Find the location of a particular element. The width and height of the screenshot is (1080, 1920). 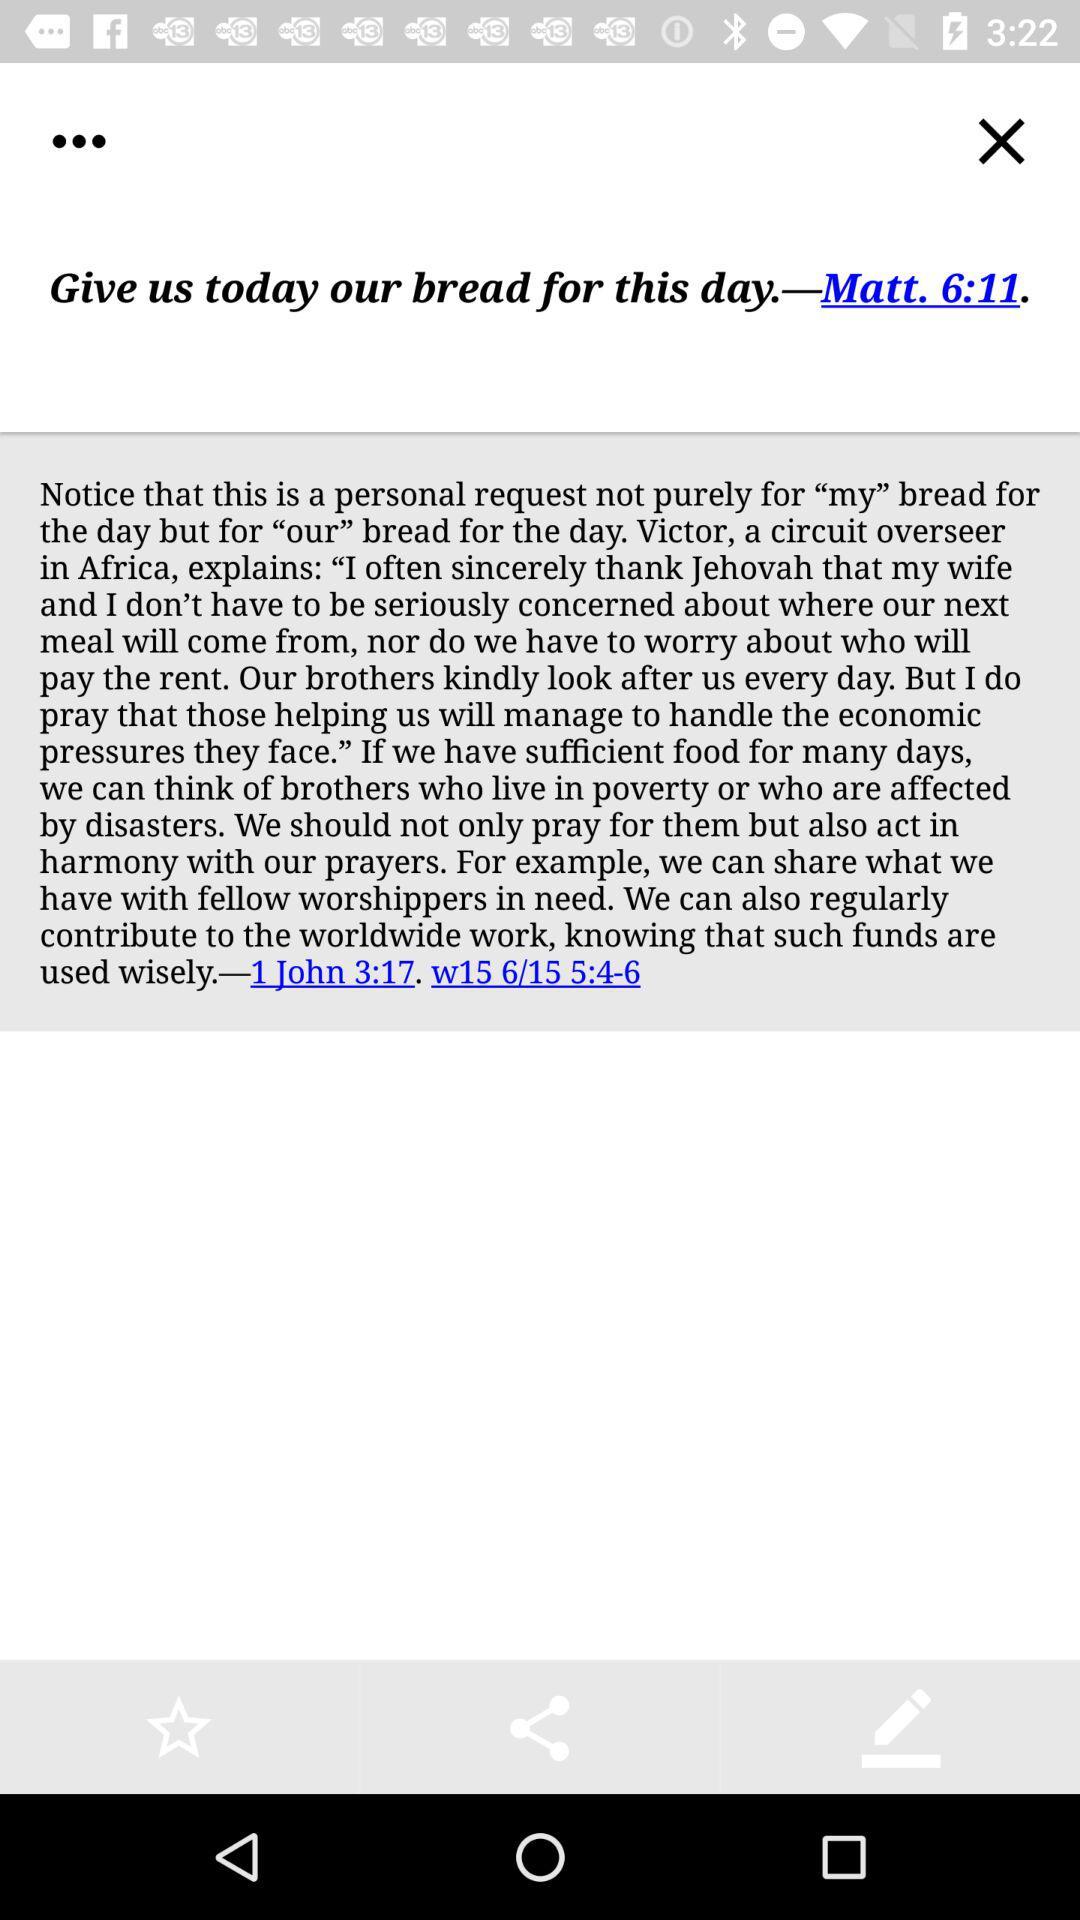

icon at the top left corner is located at coordinates (77, 140).